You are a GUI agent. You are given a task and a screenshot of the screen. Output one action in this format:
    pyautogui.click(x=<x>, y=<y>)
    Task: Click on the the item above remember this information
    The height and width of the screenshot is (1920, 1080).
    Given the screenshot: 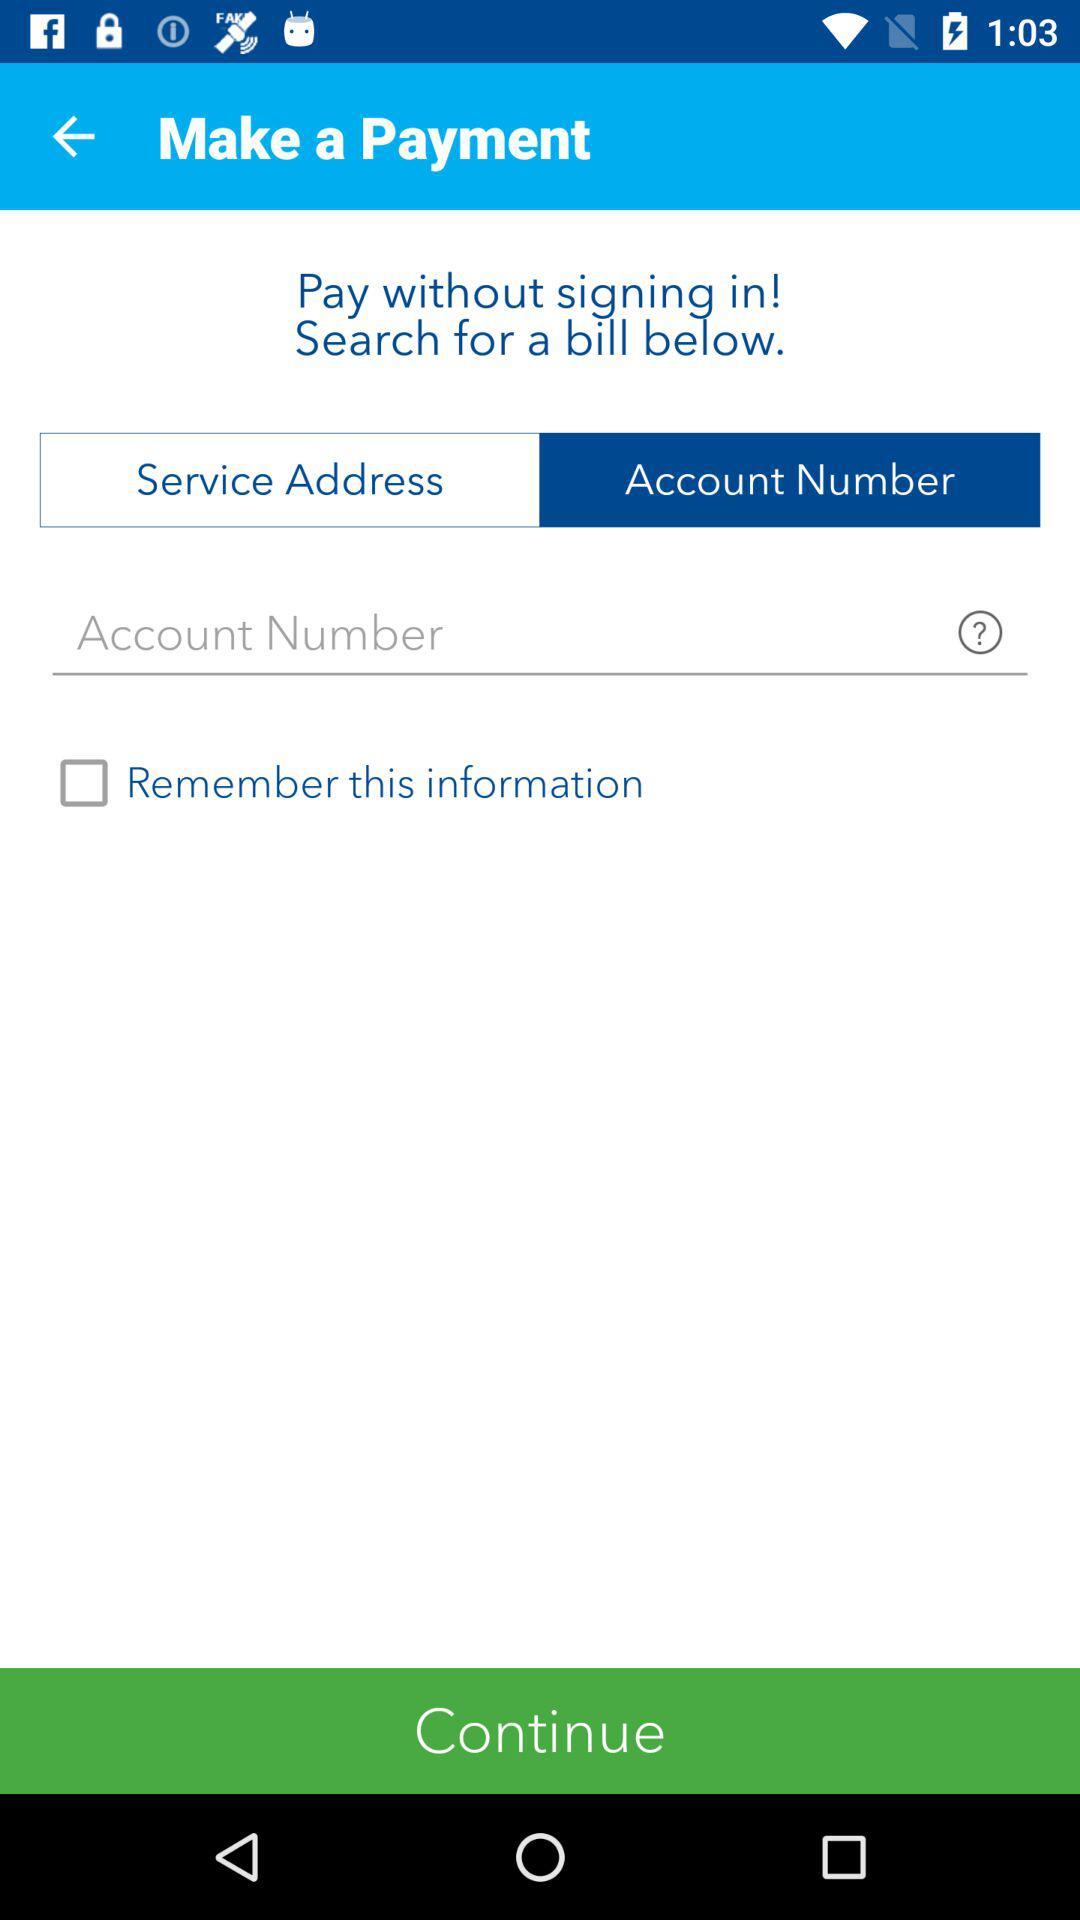 What is the action you would take?
    pyautogui.click(x=540, y=632)
    